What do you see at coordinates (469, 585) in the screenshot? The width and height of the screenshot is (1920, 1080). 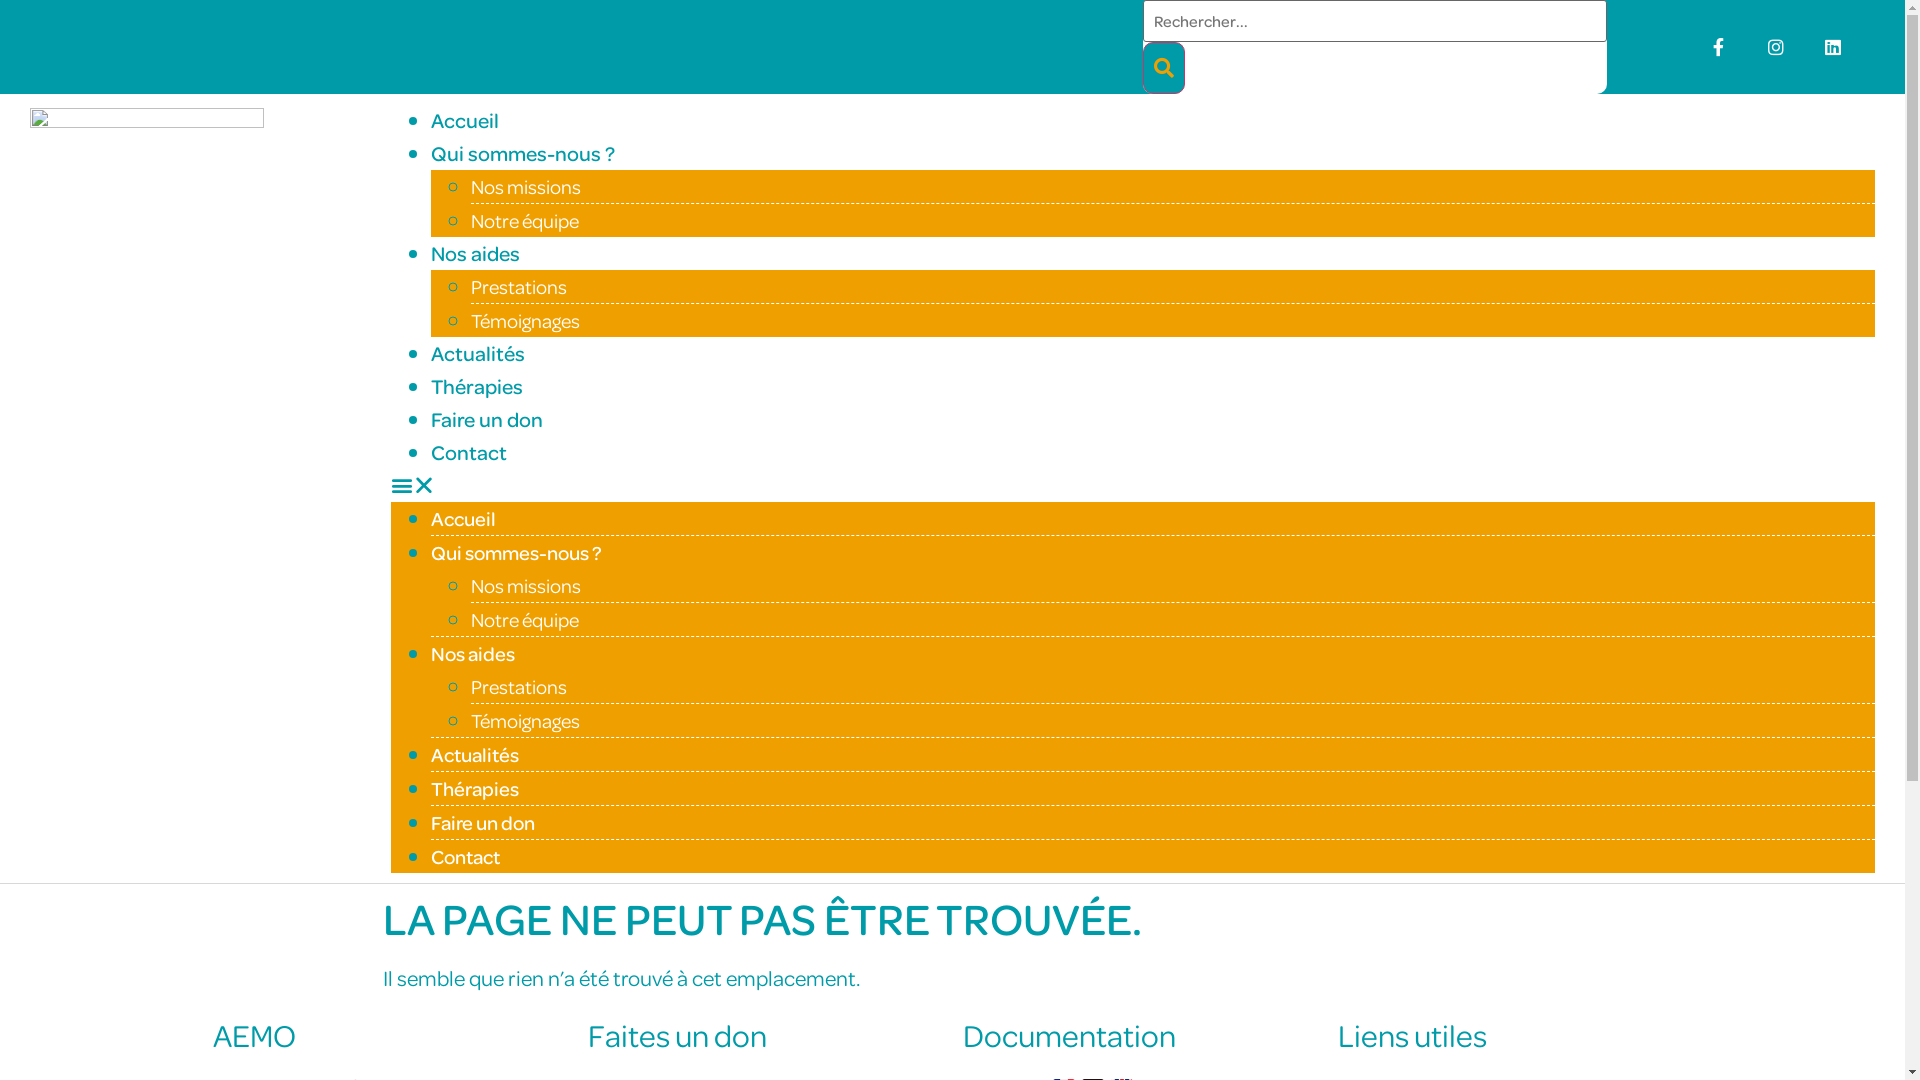 I see `'Nos missions'` at bounding box center [469, 585].